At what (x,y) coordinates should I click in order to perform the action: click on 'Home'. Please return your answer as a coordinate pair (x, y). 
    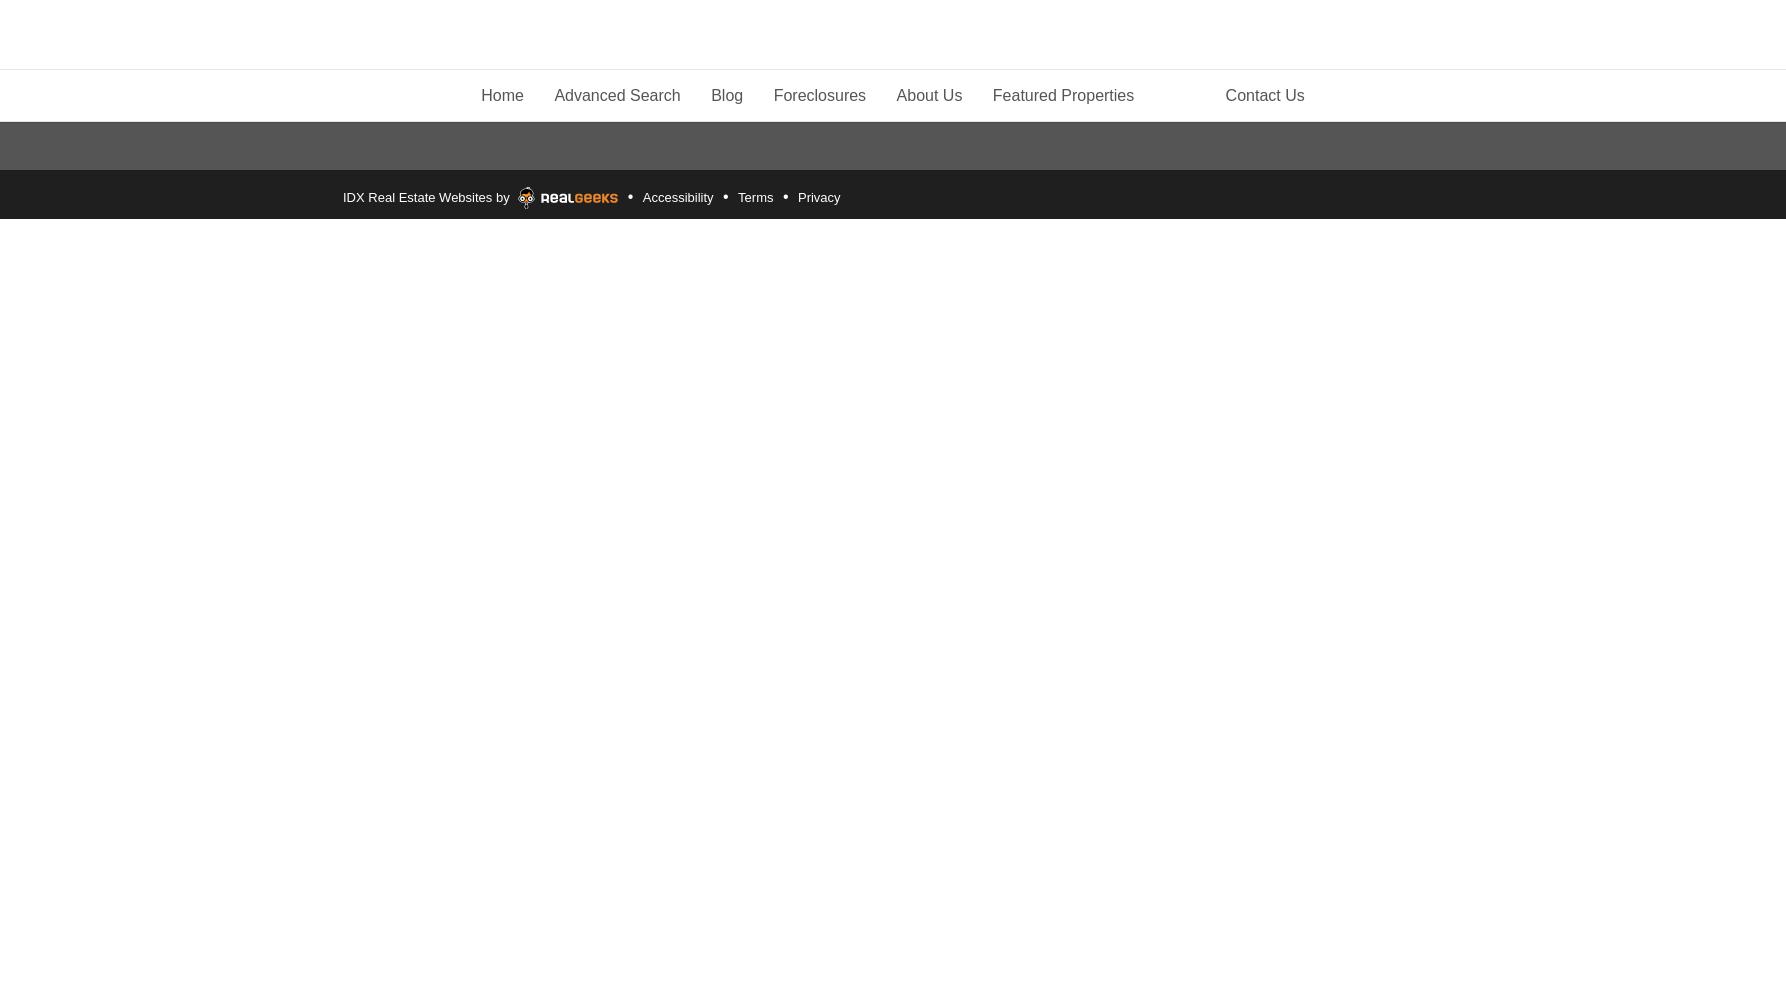
    Looking at the image, I should click on (501, 93).